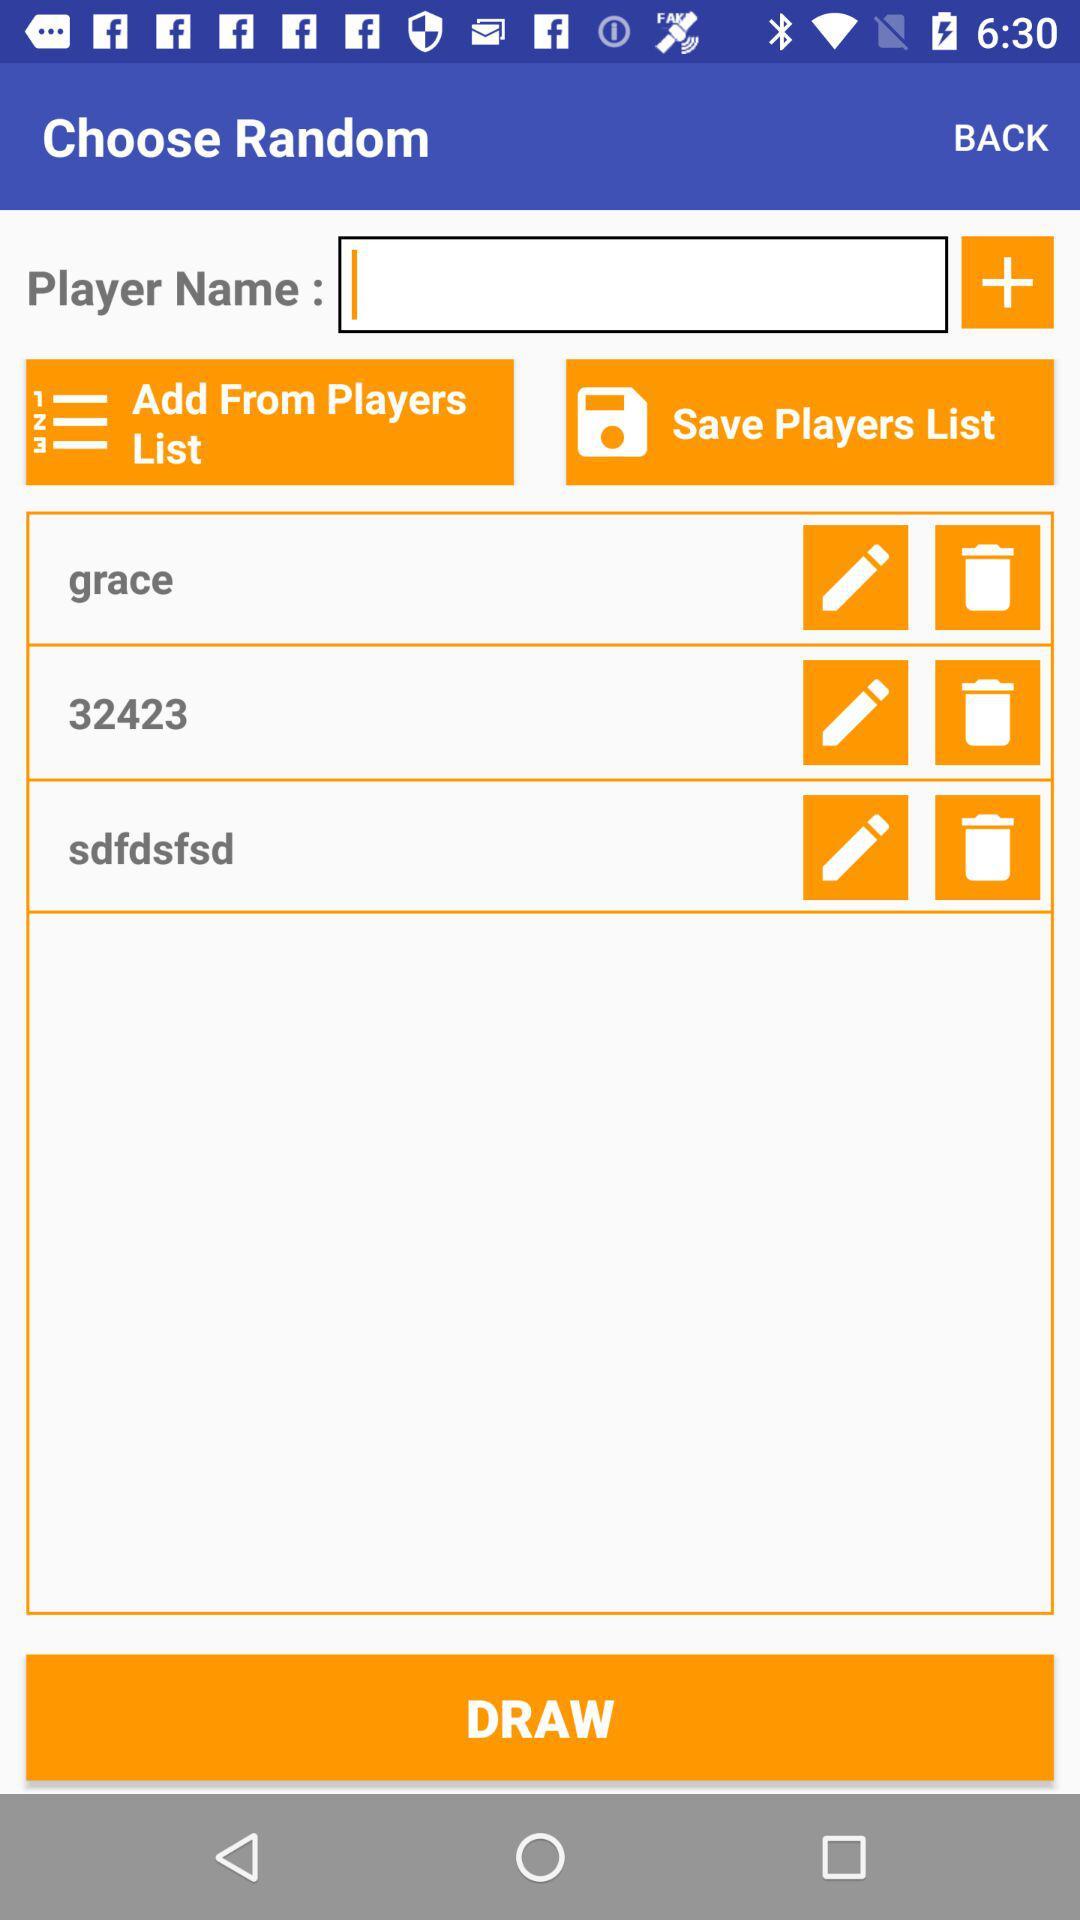 This screenshot has height=1920, width=1080. What do you see at coordinates (611, 421) in the screenshot?
I see `save icon` at bounding box center [611, 421].